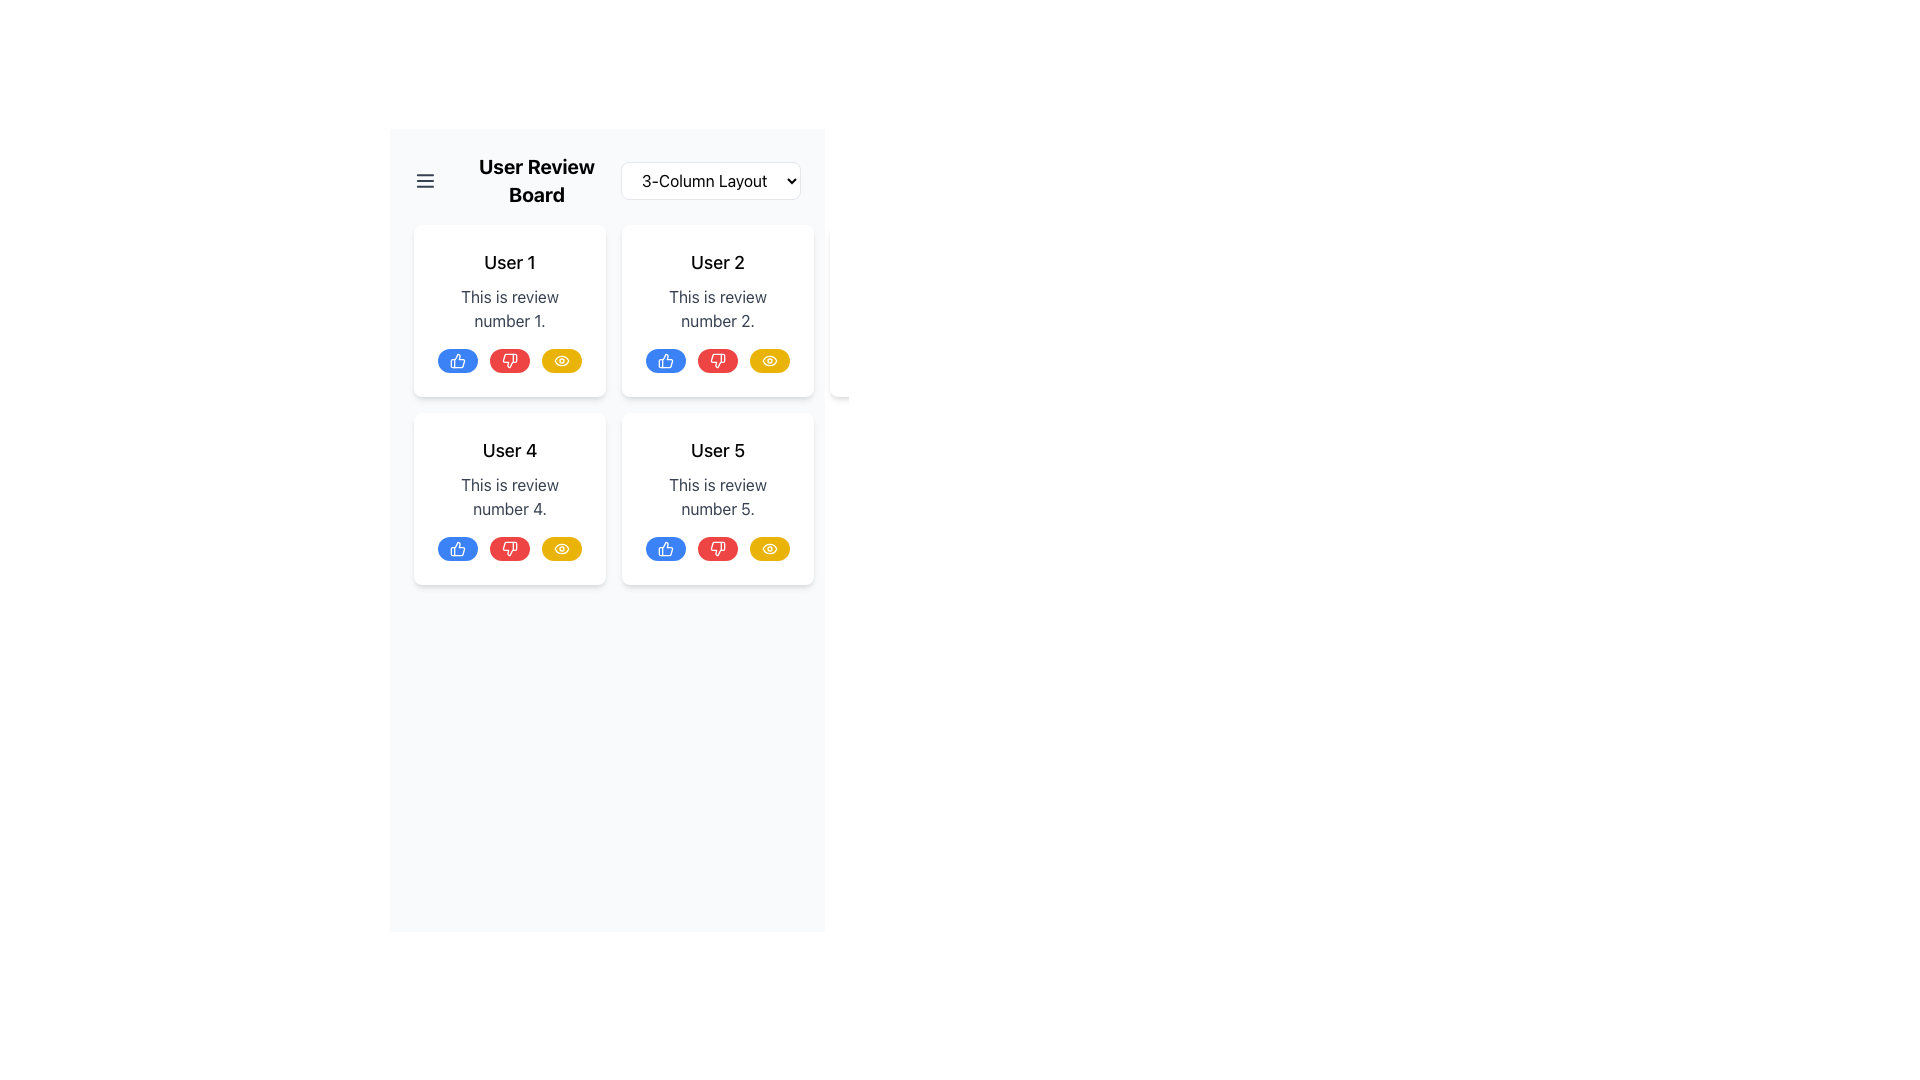 This screenshot has width=1920, height=1080. Describe the element at coordinates (718, 261) in the screenshot. I see `the text label displaying 'User 2', which is styled in bold black font against a white background, located in the top part of the second card in the grid layout of user reviews` at that location.